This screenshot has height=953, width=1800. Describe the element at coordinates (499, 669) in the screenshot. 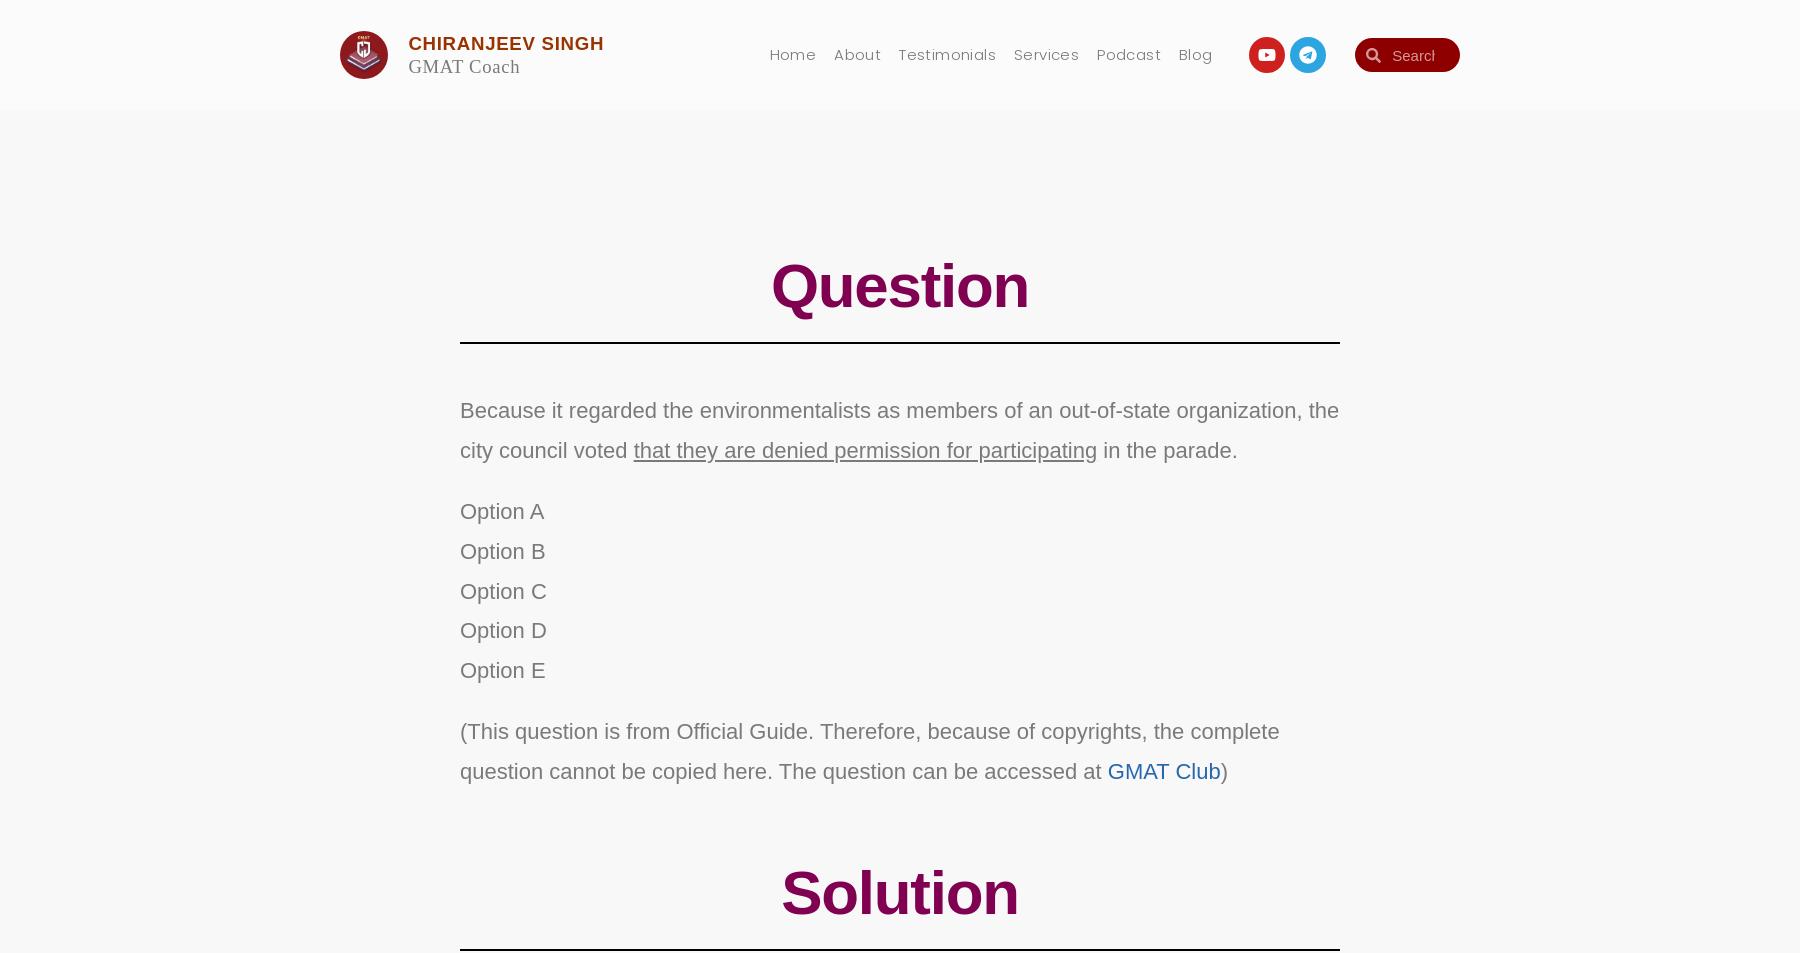

I see `'Option E'` at that location.